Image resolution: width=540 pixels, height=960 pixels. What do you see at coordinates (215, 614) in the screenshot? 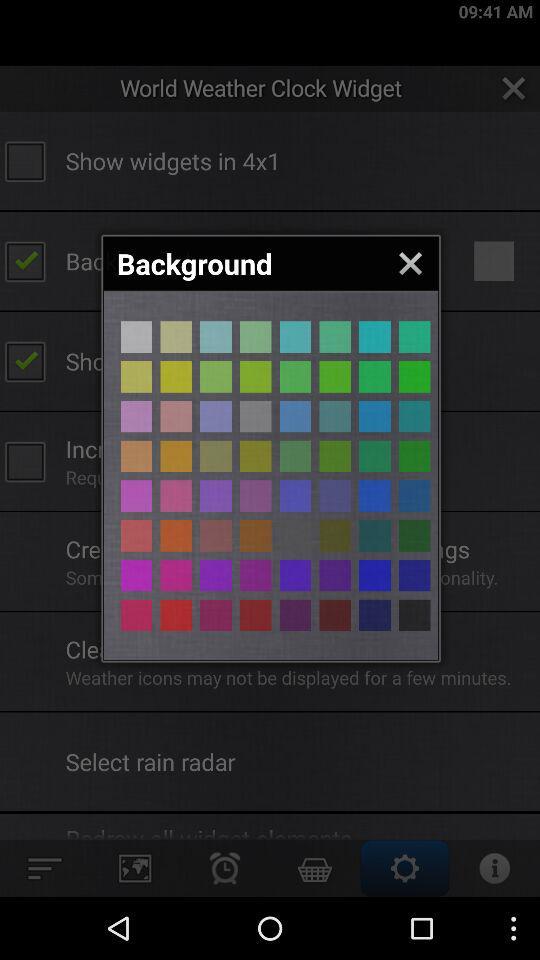
I see `colour page` at bounding box center [215, 614].